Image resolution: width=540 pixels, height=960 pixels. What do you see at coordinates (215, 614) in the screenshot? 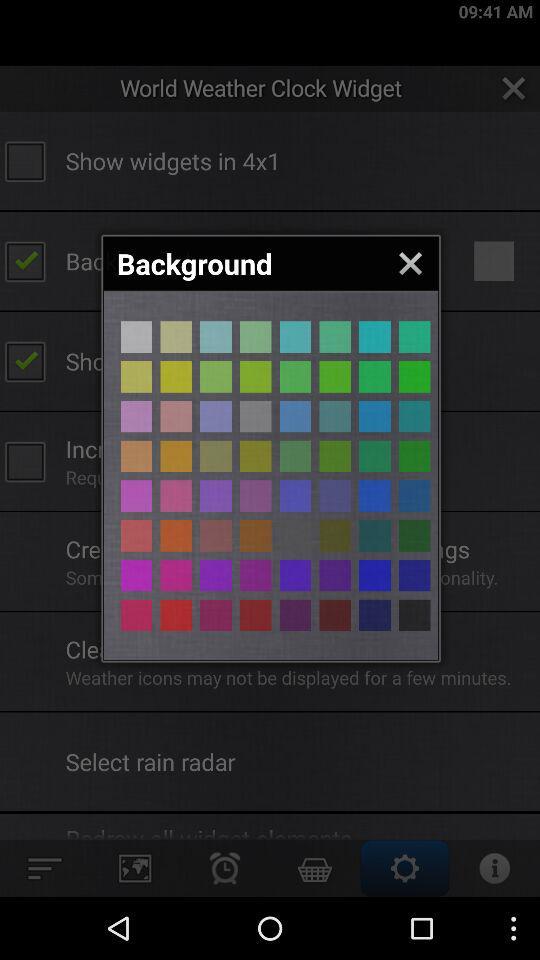
I see `colour page` at bounding box center [215, 614].